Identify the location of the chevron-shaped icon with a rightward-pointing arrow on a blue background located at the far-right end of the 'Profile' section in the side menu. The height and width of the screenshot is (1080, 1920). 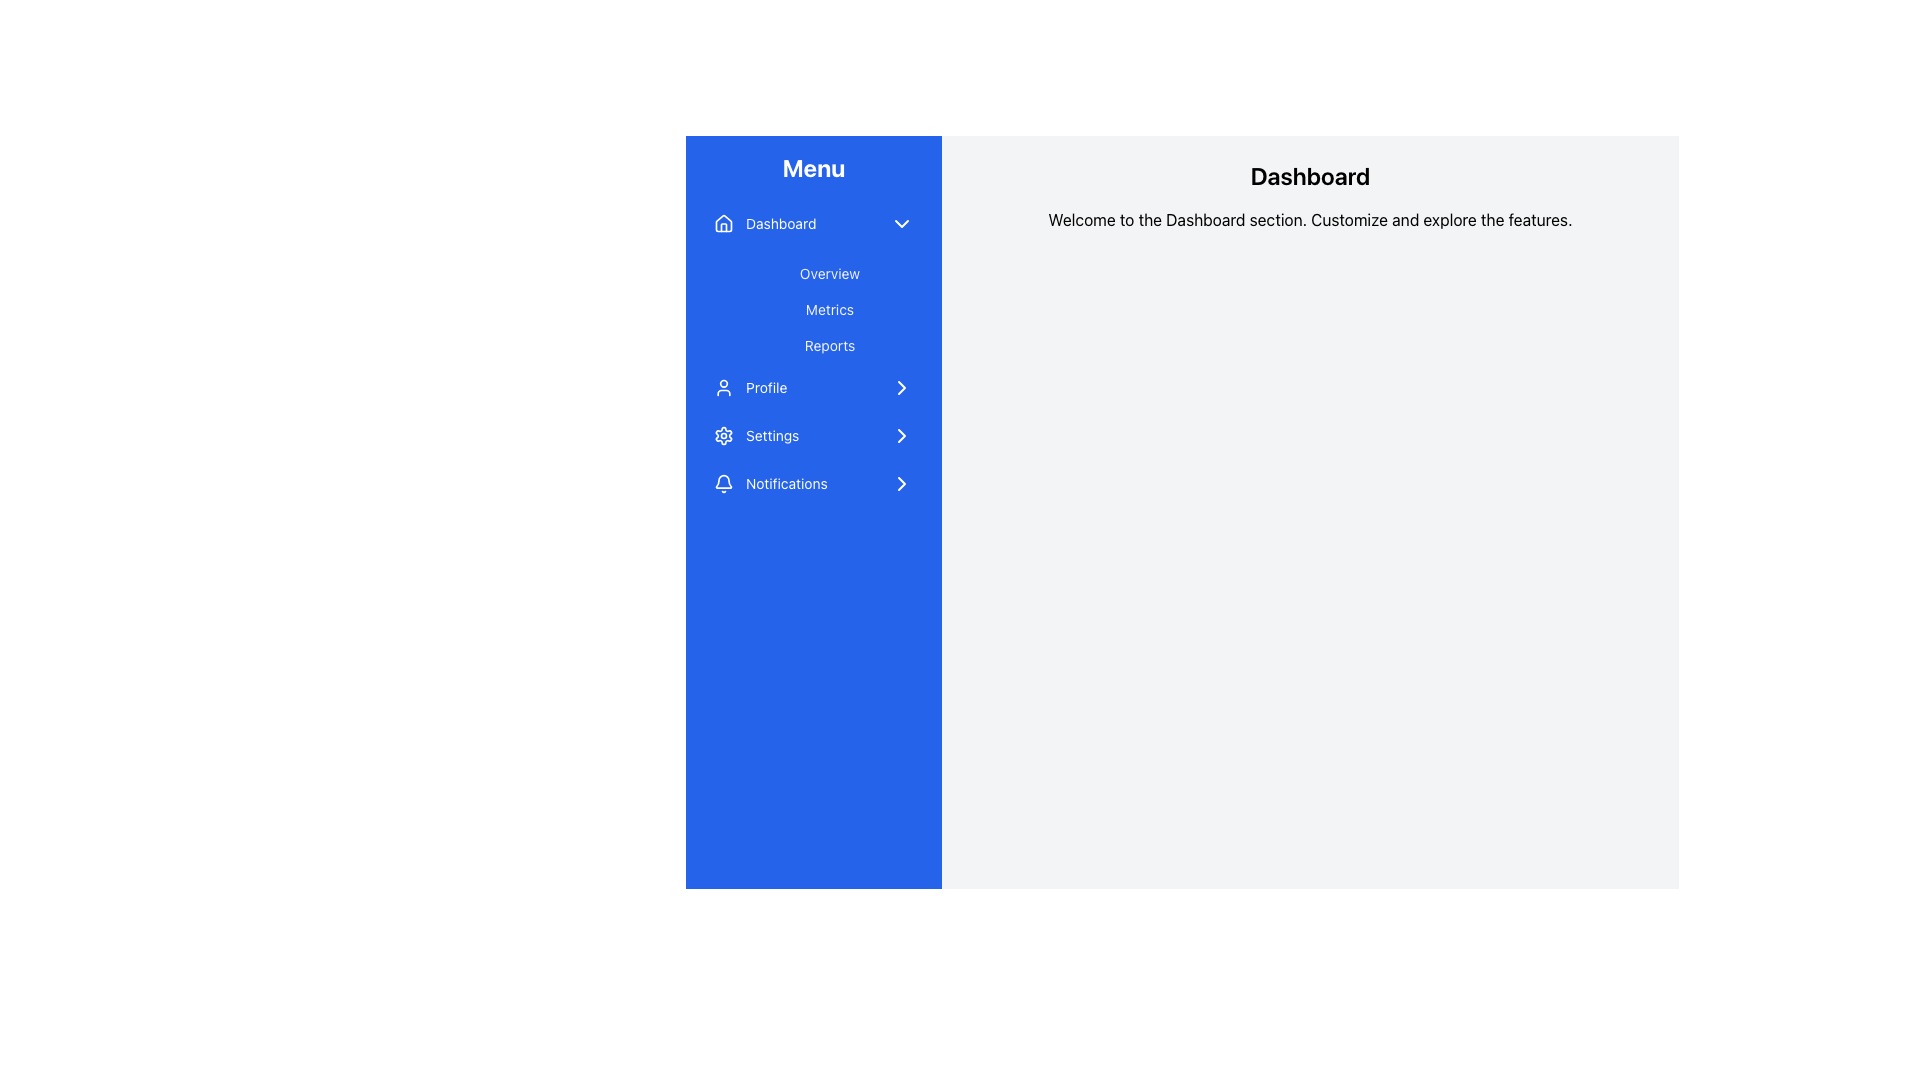
(901, 388).